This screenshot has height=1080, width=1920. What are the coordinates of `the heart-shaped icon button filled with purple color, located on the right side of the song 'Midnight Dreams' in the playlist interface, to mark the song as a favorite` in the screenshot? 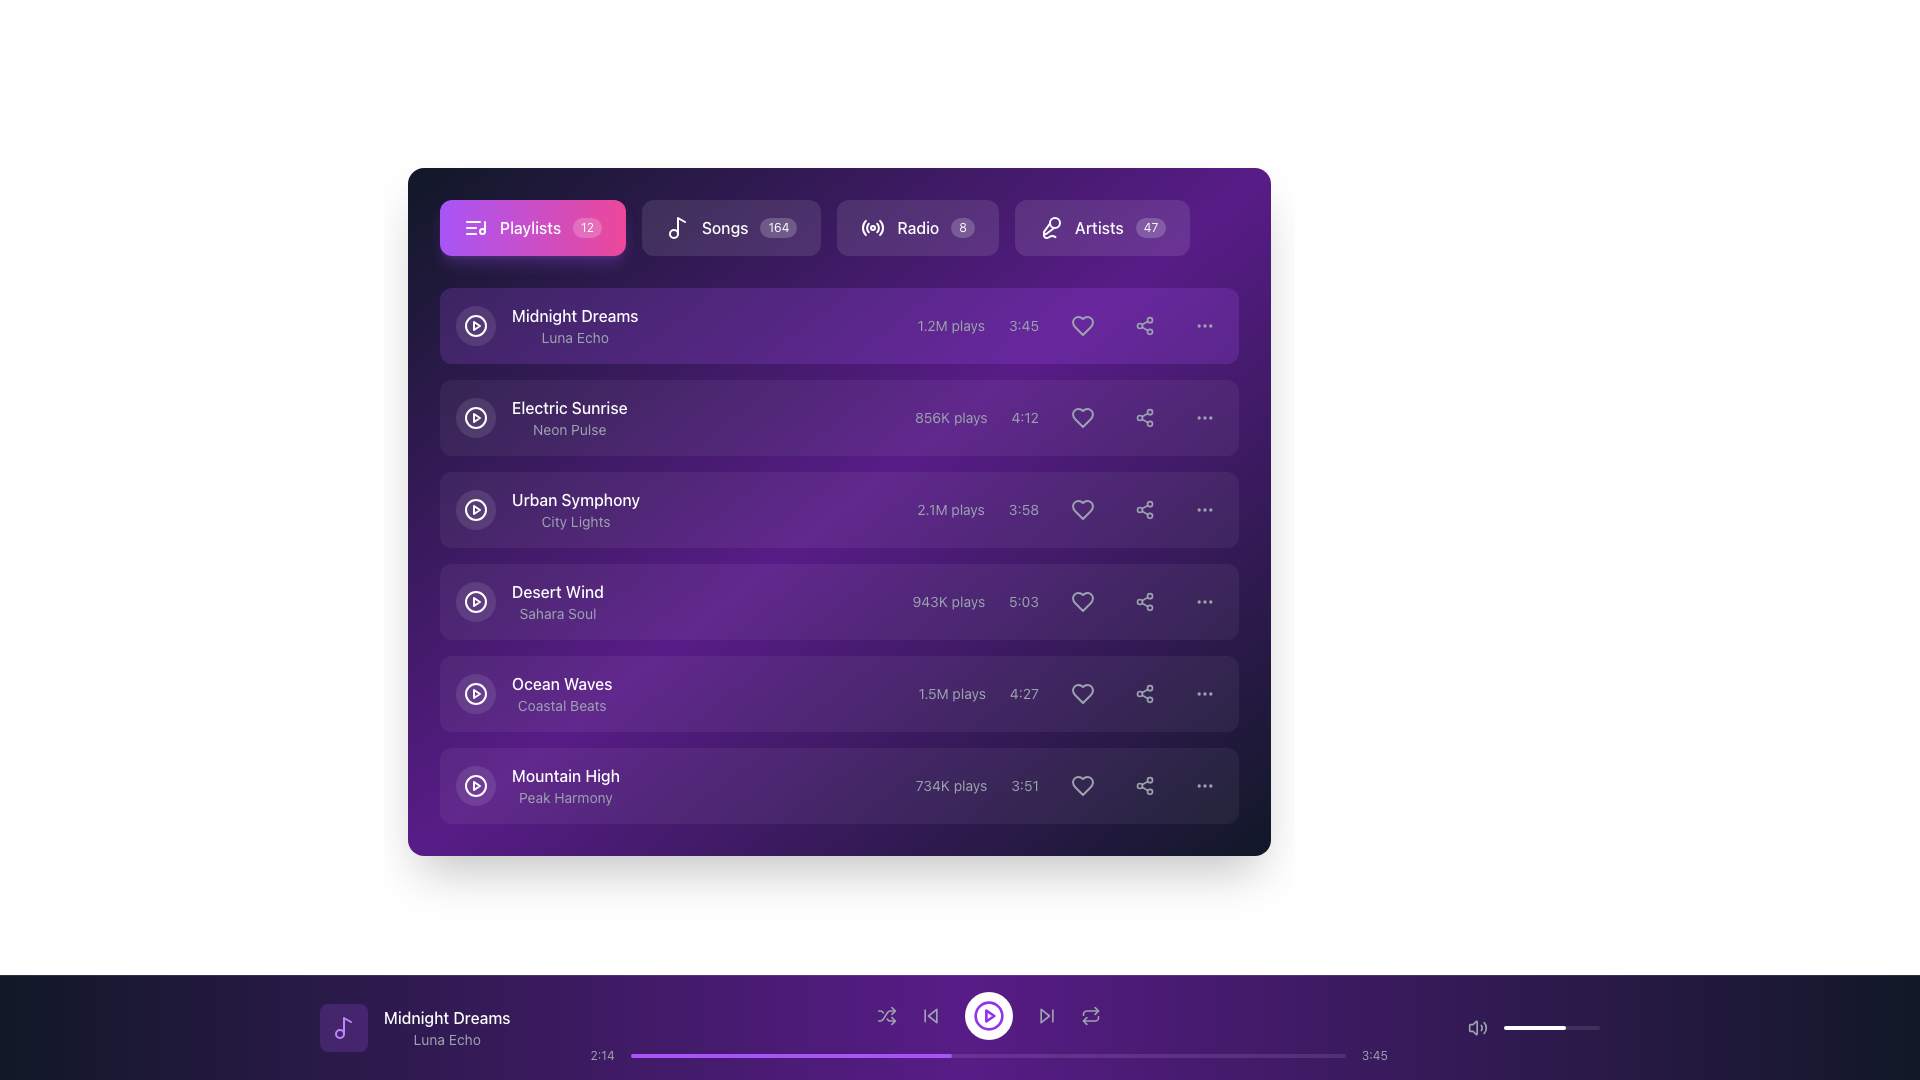 It's located at (1082, 325).